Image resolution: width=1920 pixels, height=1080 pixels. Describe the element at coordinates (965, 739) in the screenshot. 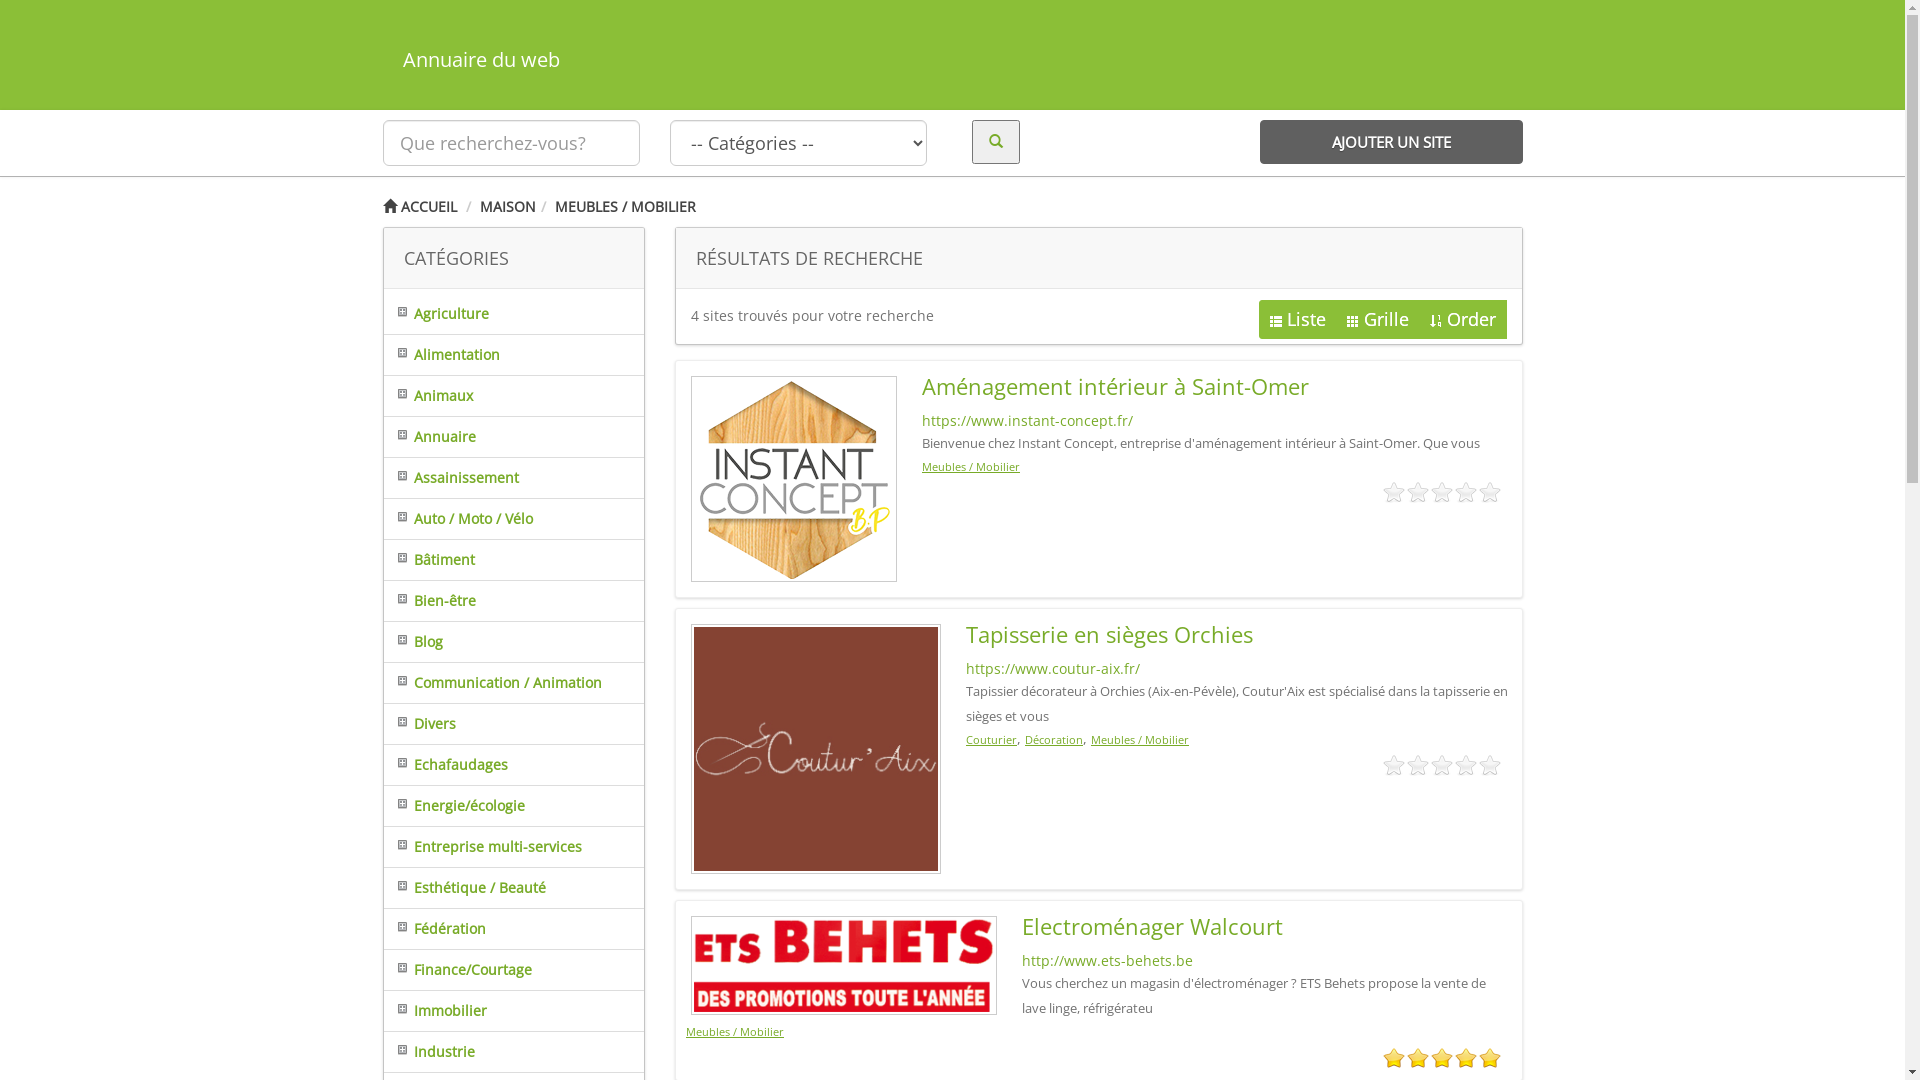

I see `'Couturier'` at that location.